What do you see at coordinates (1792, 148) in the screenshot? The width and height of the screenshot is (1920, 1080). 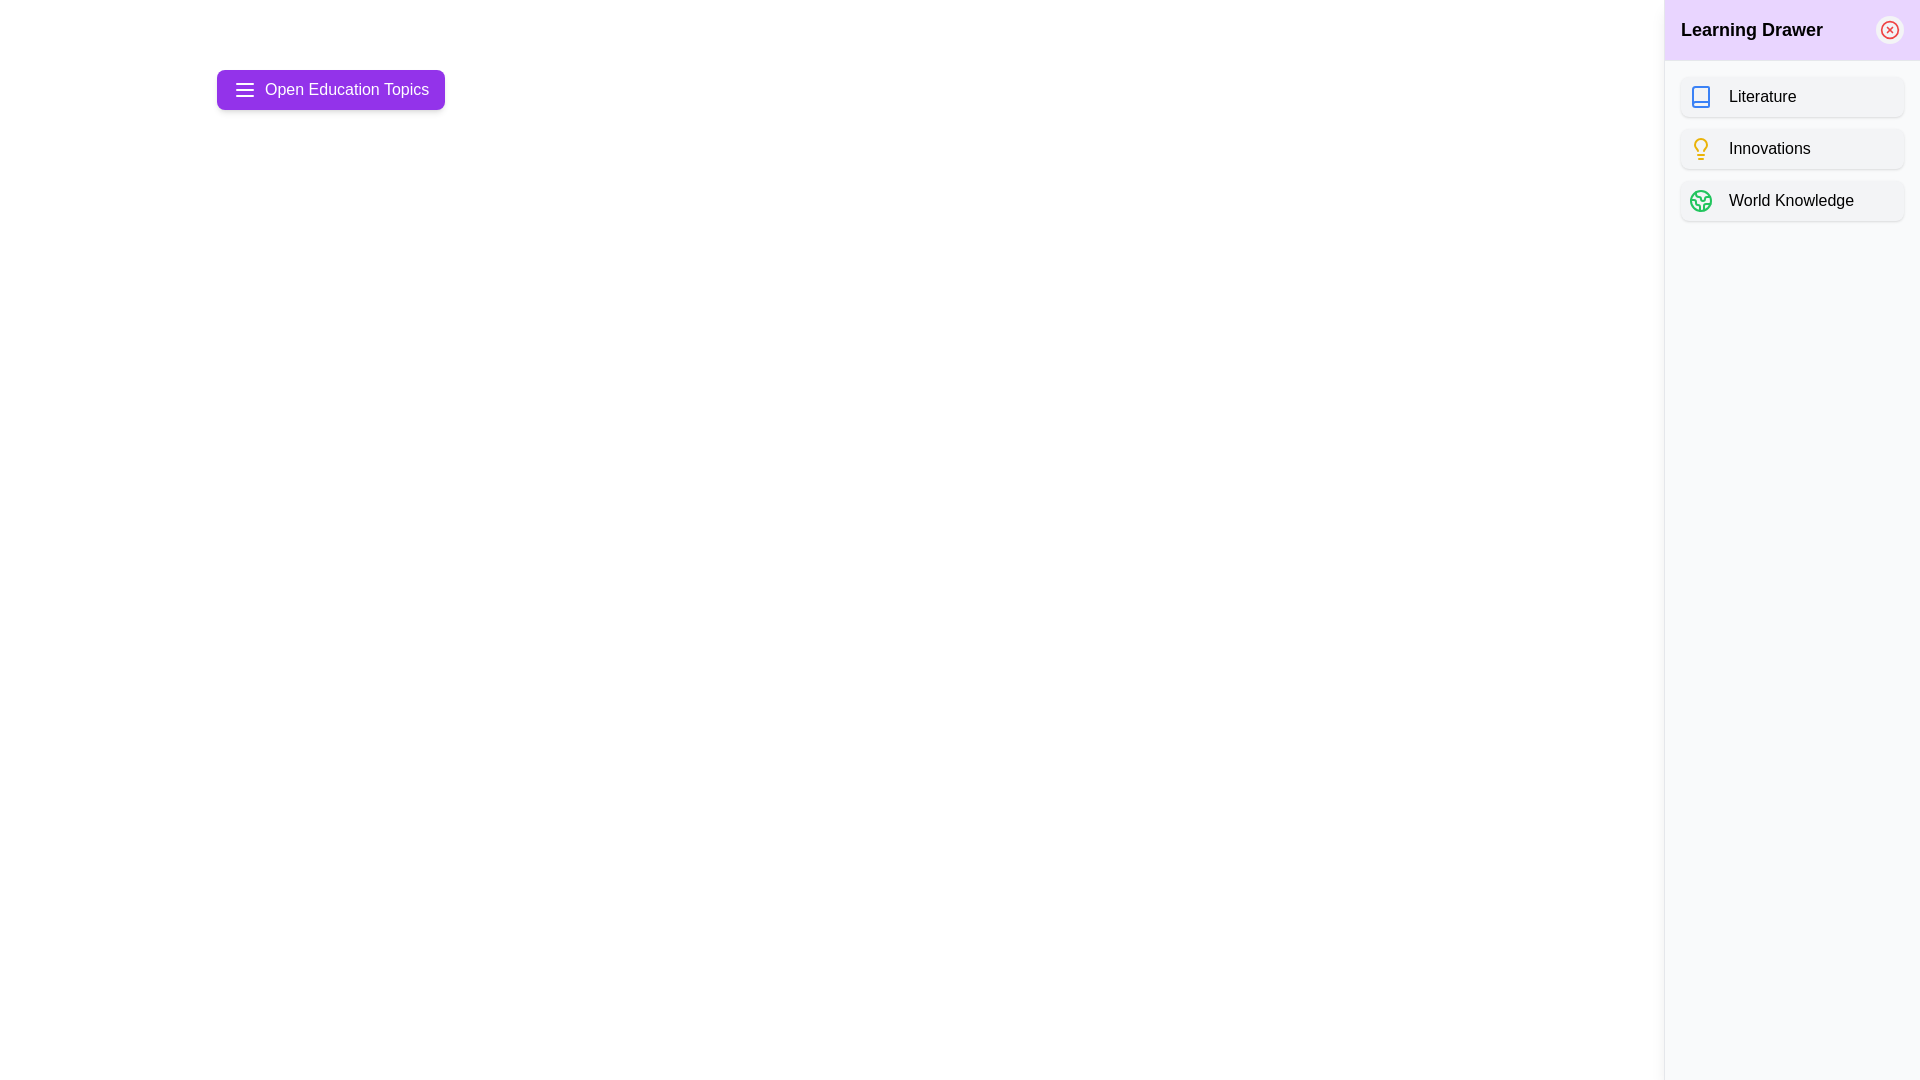 I see `the button corresponding to the topic Innovations inside the drawer` at bounding box center [1792, 148].